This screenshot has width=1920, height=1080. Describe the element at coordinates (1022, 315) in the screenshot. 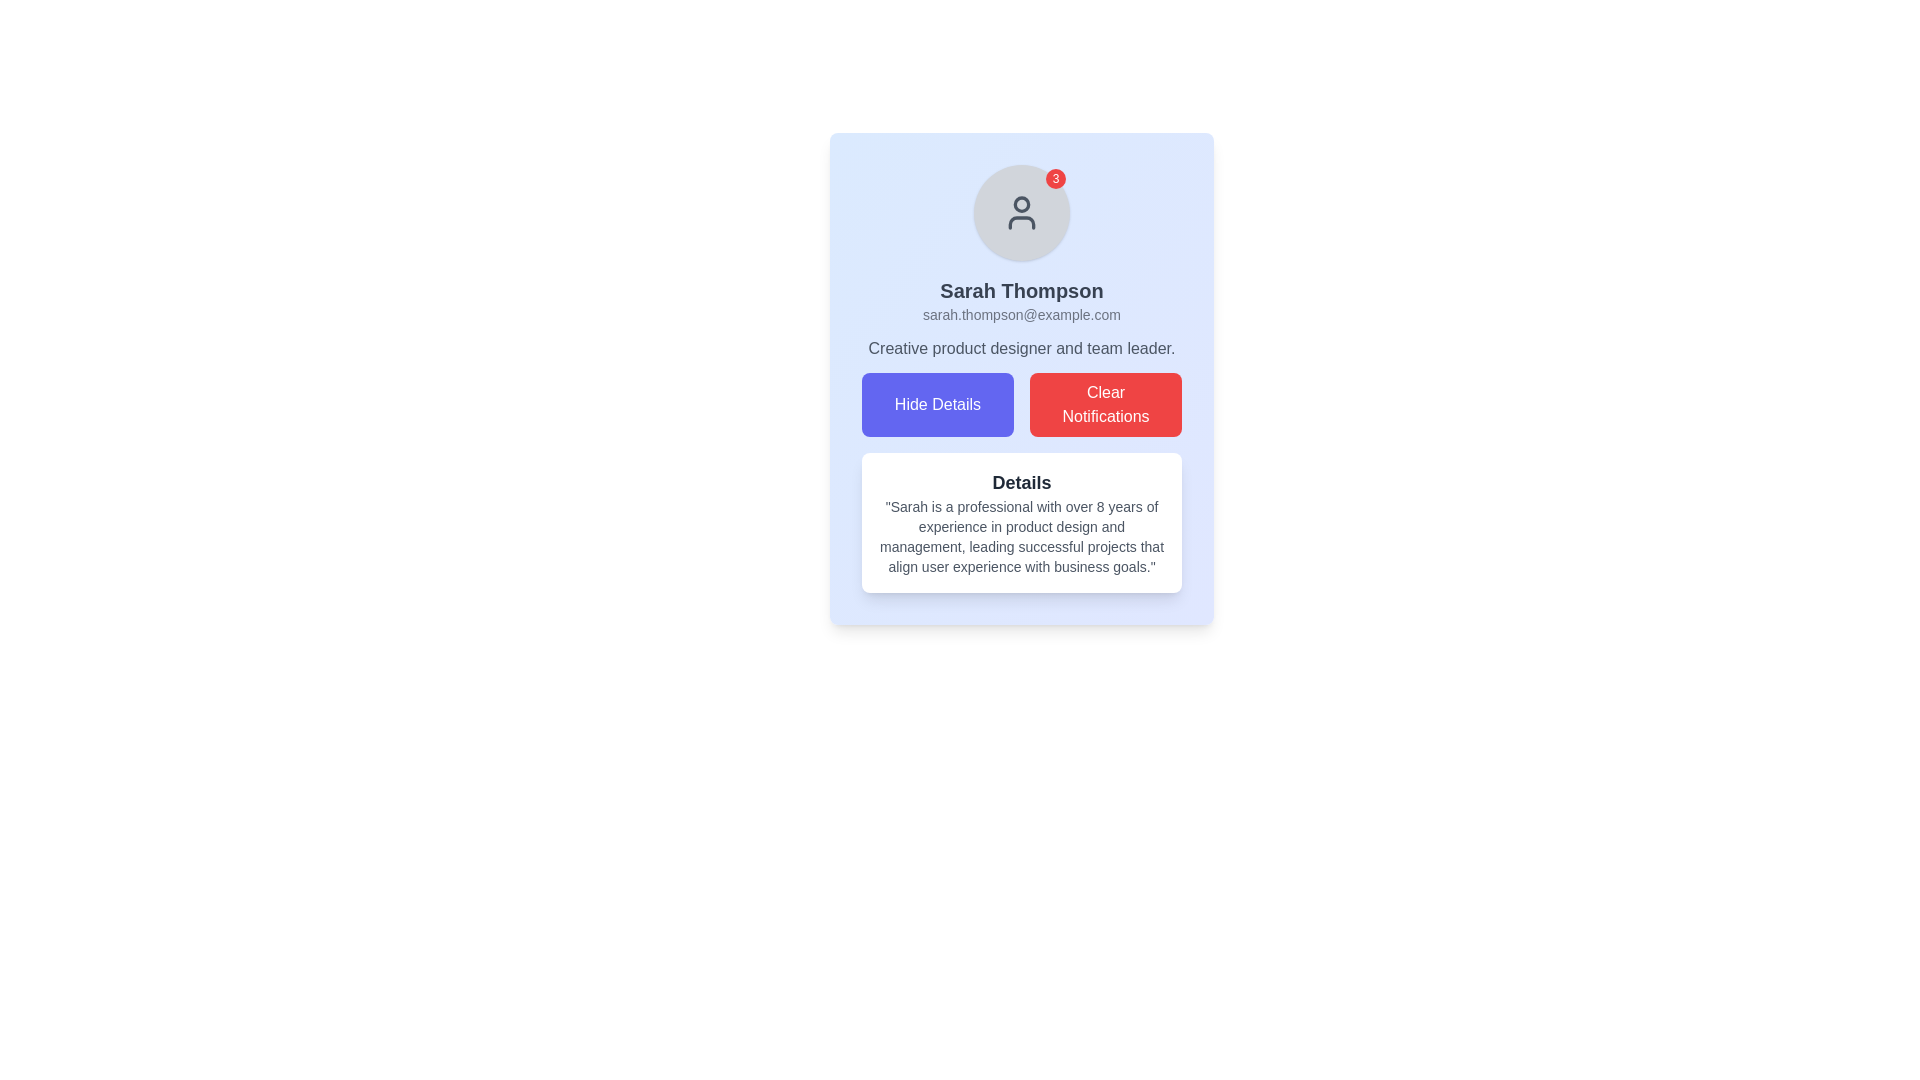

I see `the text display element showing the email address 'sarah.thompson@example.com', which is styled in a small gray font and positioned below the name 'Sarah Thompson'` at that location.